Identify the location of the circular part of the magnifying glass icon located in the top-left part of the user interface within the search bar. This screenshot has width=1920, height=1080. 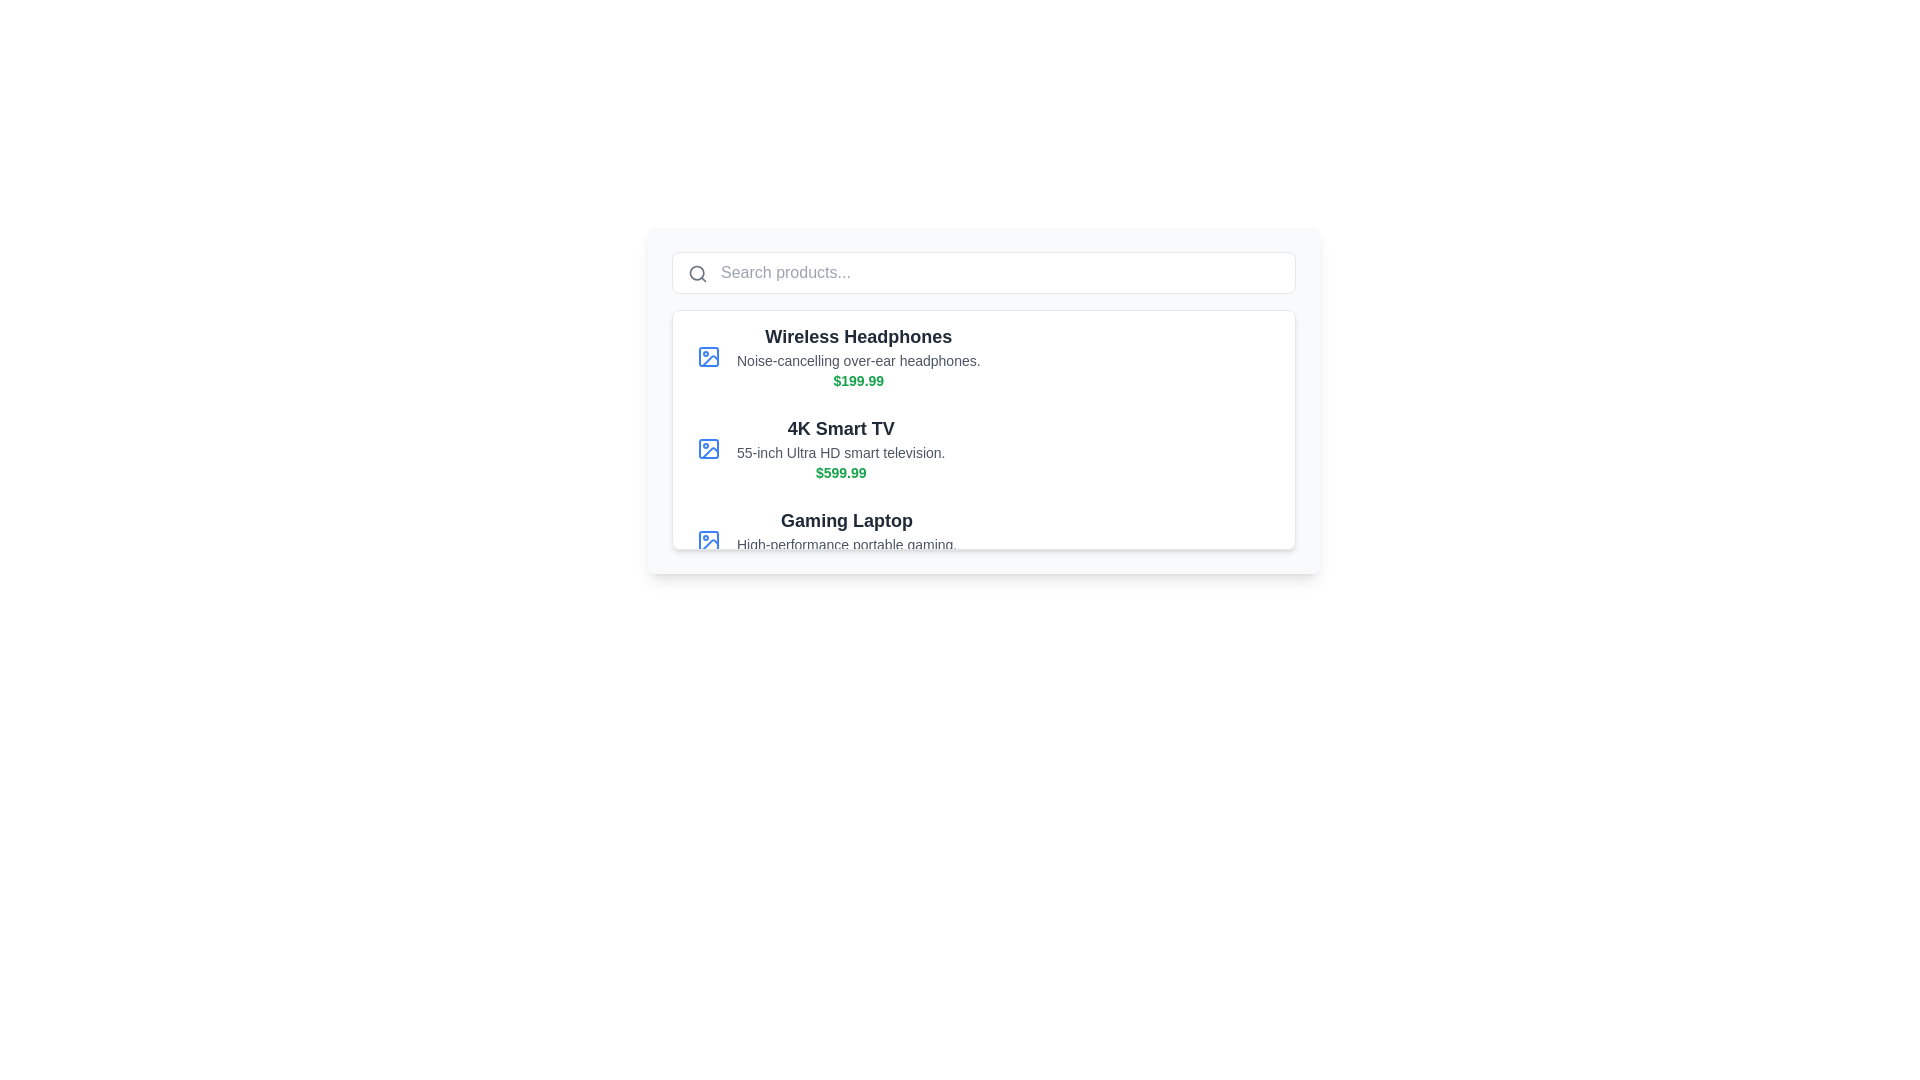
(697, 273).